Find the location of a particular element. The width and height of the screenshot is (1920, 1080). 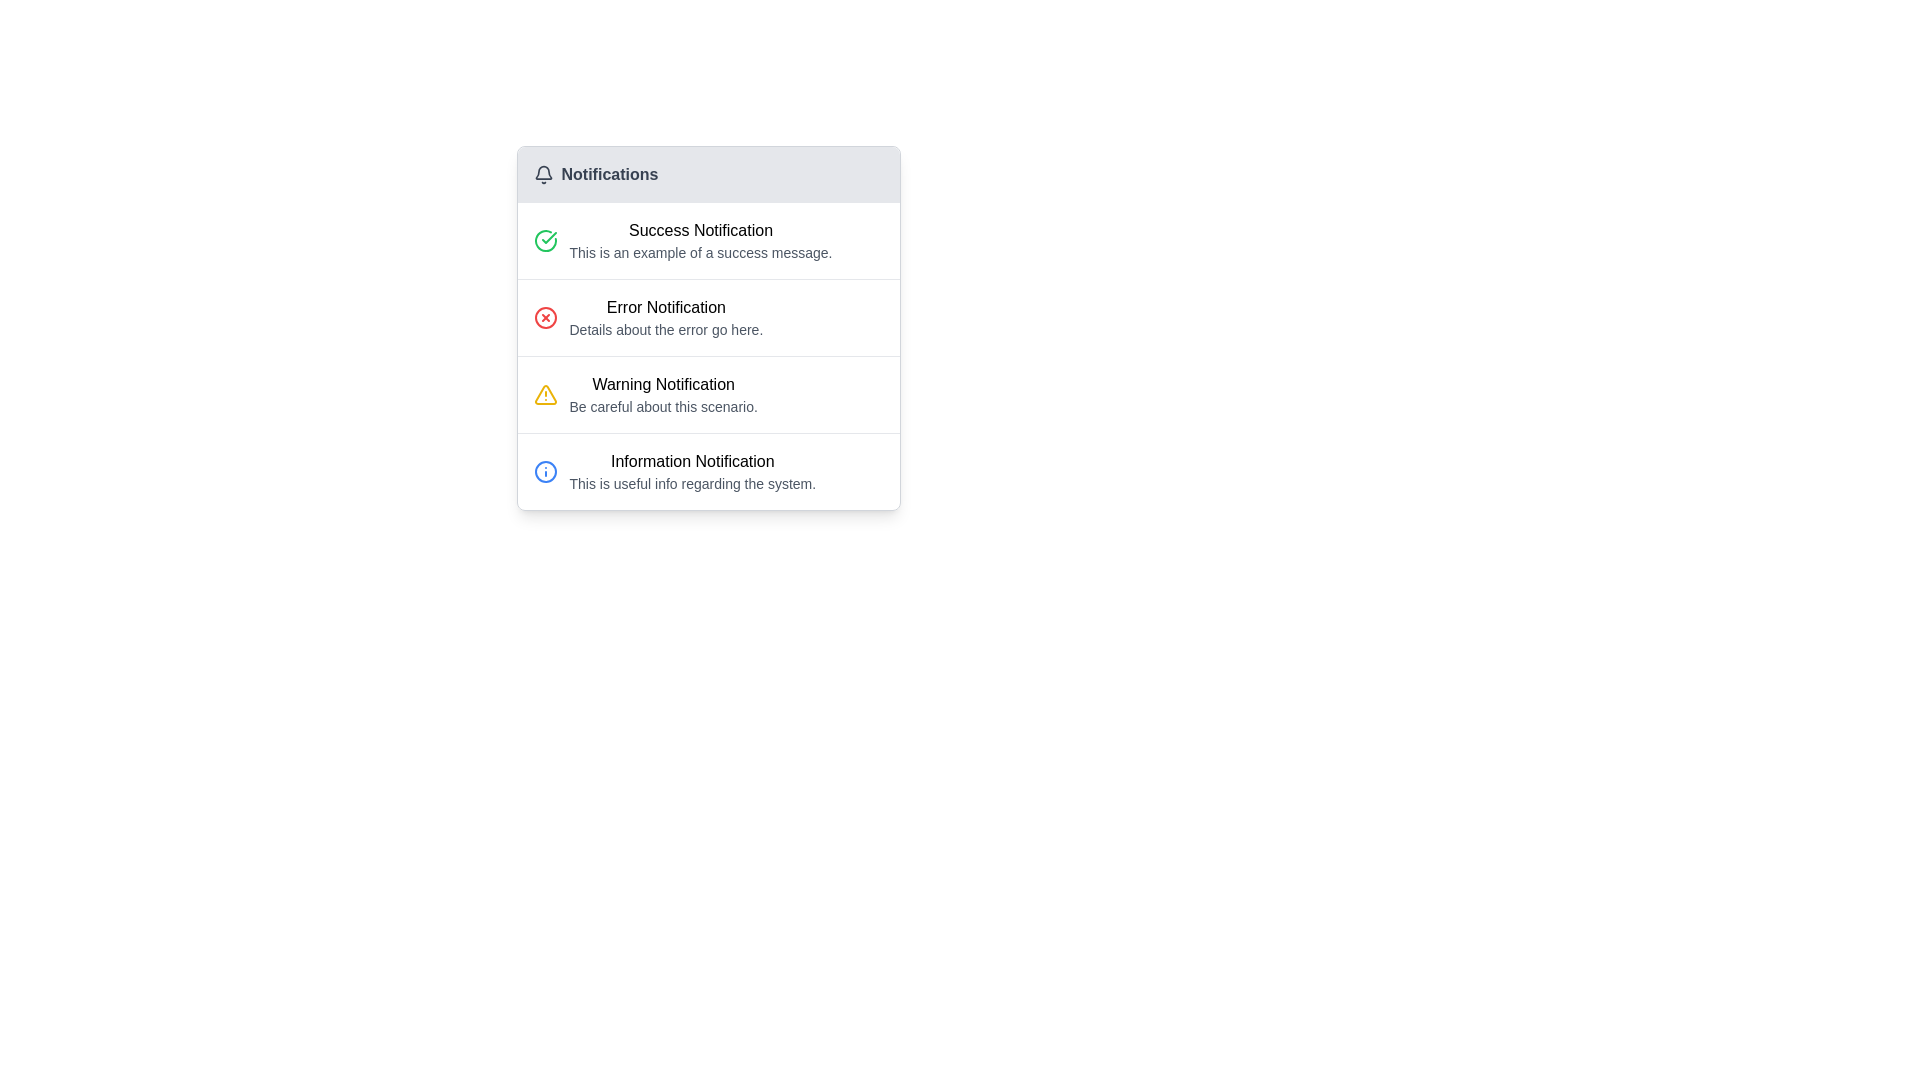

the text block titled 'Information Notification' with the description 'This is useful info regarding the system.' which is the fourth item in the notification list is located at coordinates (692, 471).